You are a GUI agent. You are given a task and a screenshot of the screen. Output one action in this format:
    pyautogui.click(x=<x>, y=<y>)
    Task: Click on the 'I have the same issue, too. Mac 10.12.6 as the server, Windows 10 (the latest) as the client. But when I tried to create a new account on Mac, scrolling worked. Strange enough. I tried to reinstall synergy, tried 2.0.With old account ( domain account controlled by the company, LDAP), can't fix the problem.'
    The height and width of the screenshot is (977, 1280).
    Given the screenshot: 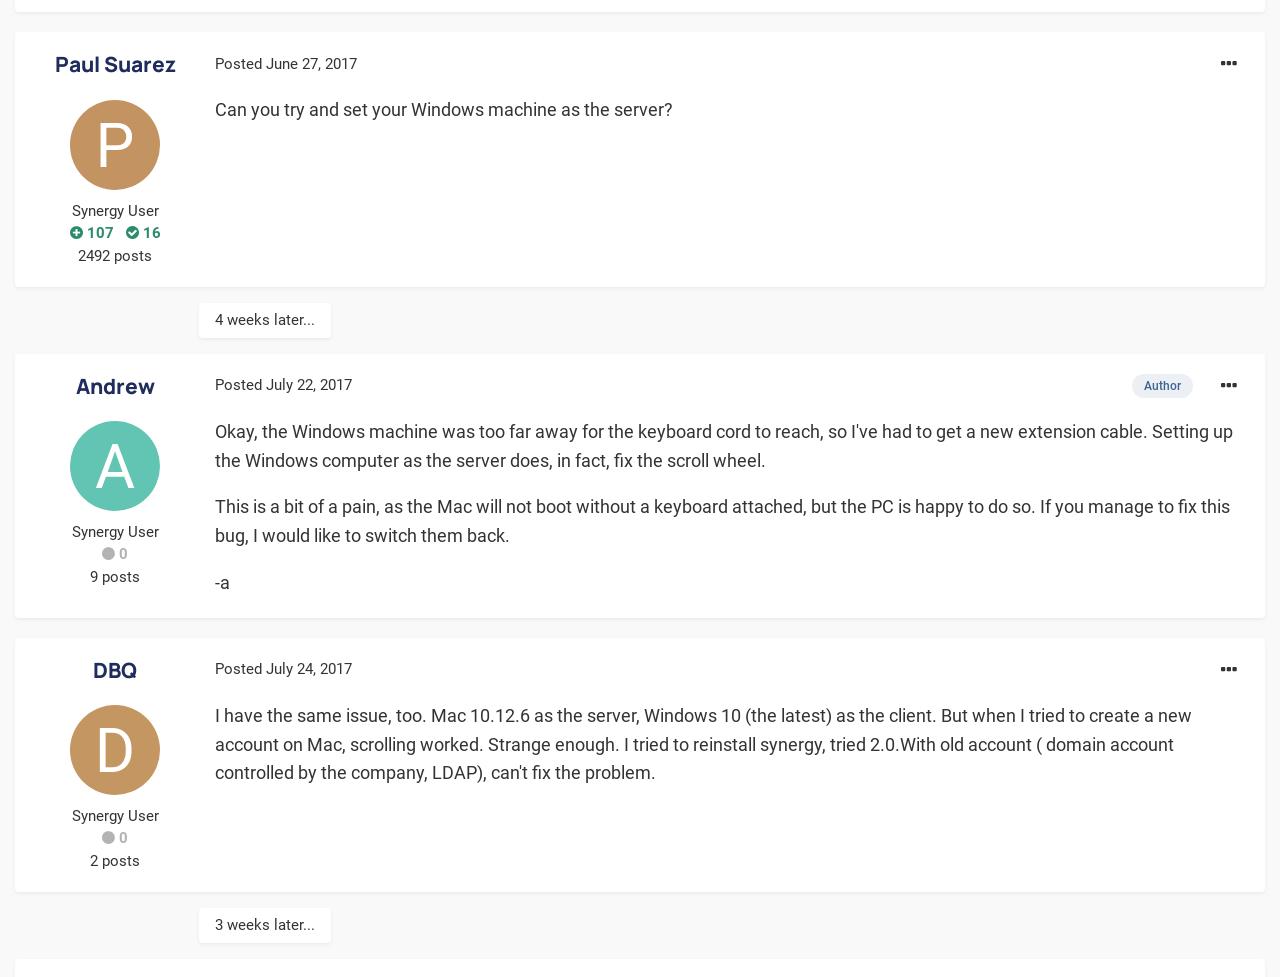 What is the action you would take?
    pyautogui.click(x=703, y=743)
    